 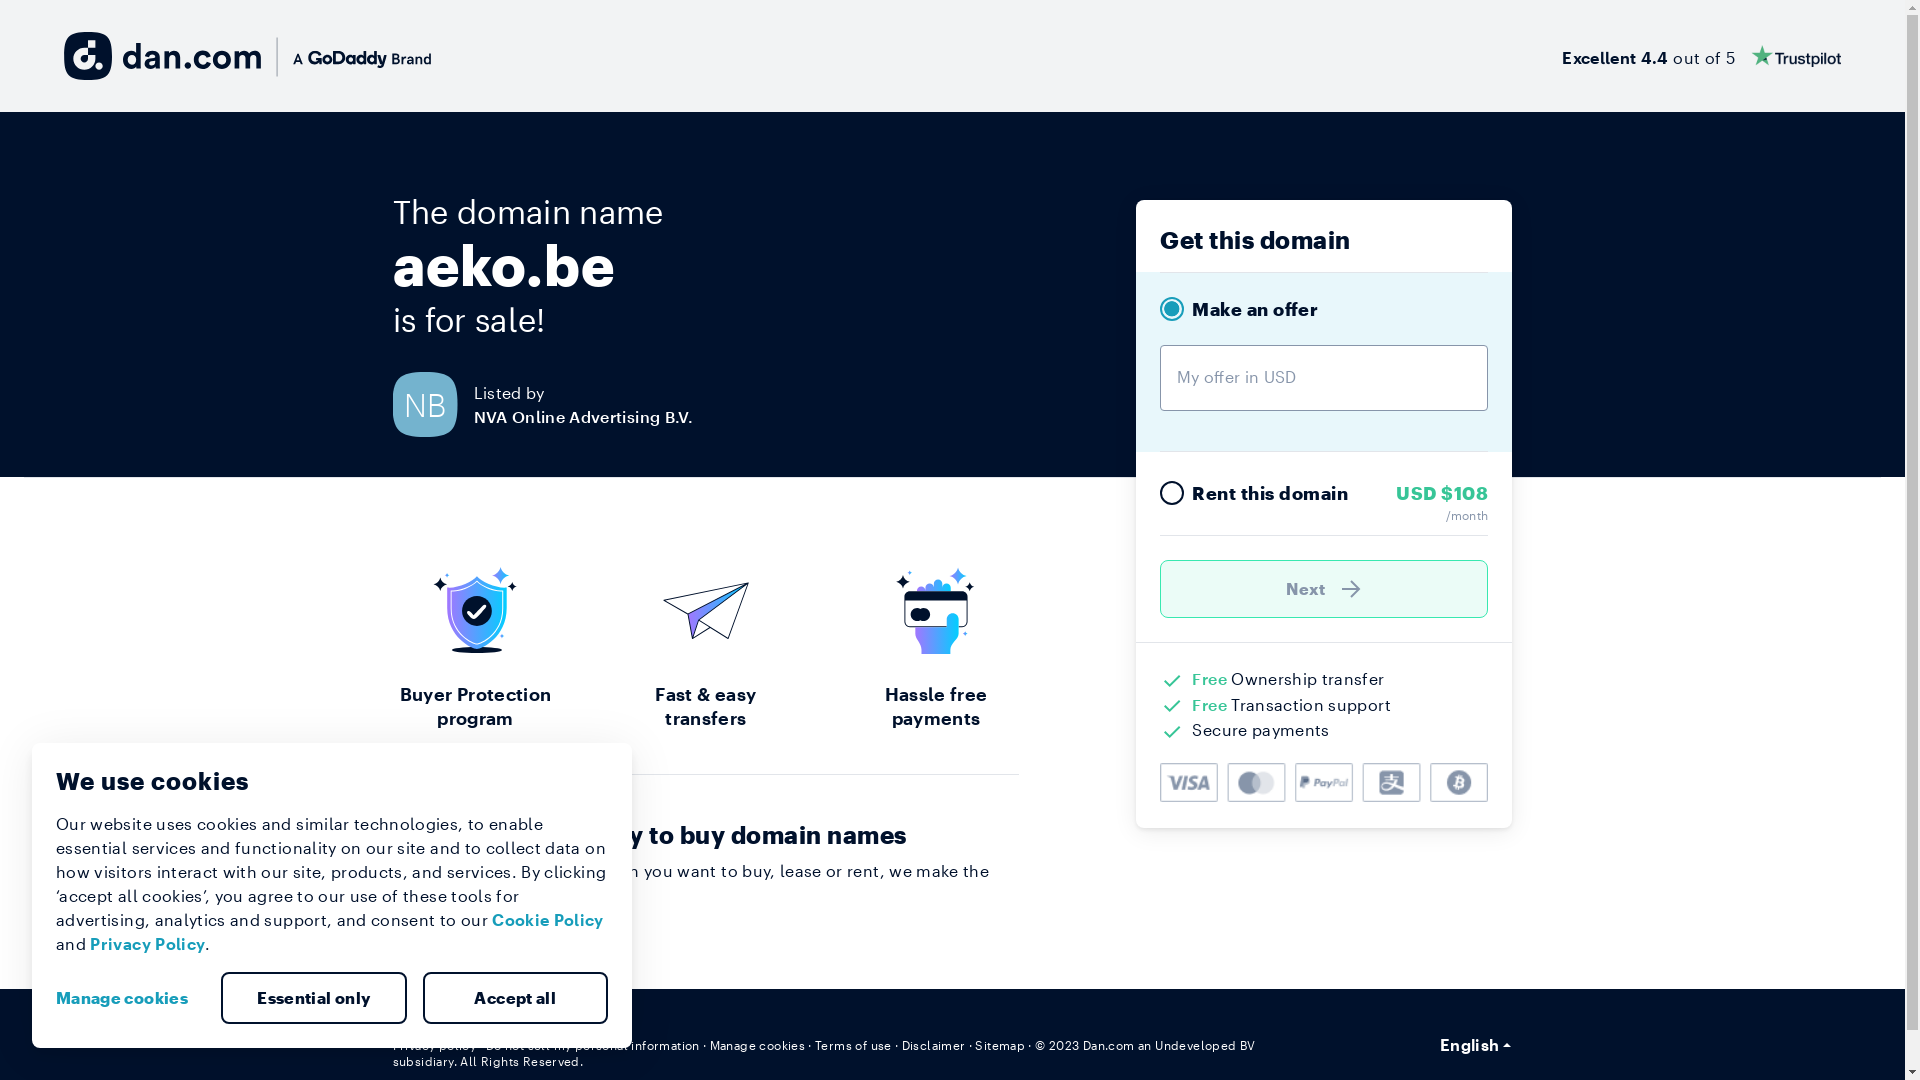 I want to click on 'Cookie Policy', so click(x=547, y=919).